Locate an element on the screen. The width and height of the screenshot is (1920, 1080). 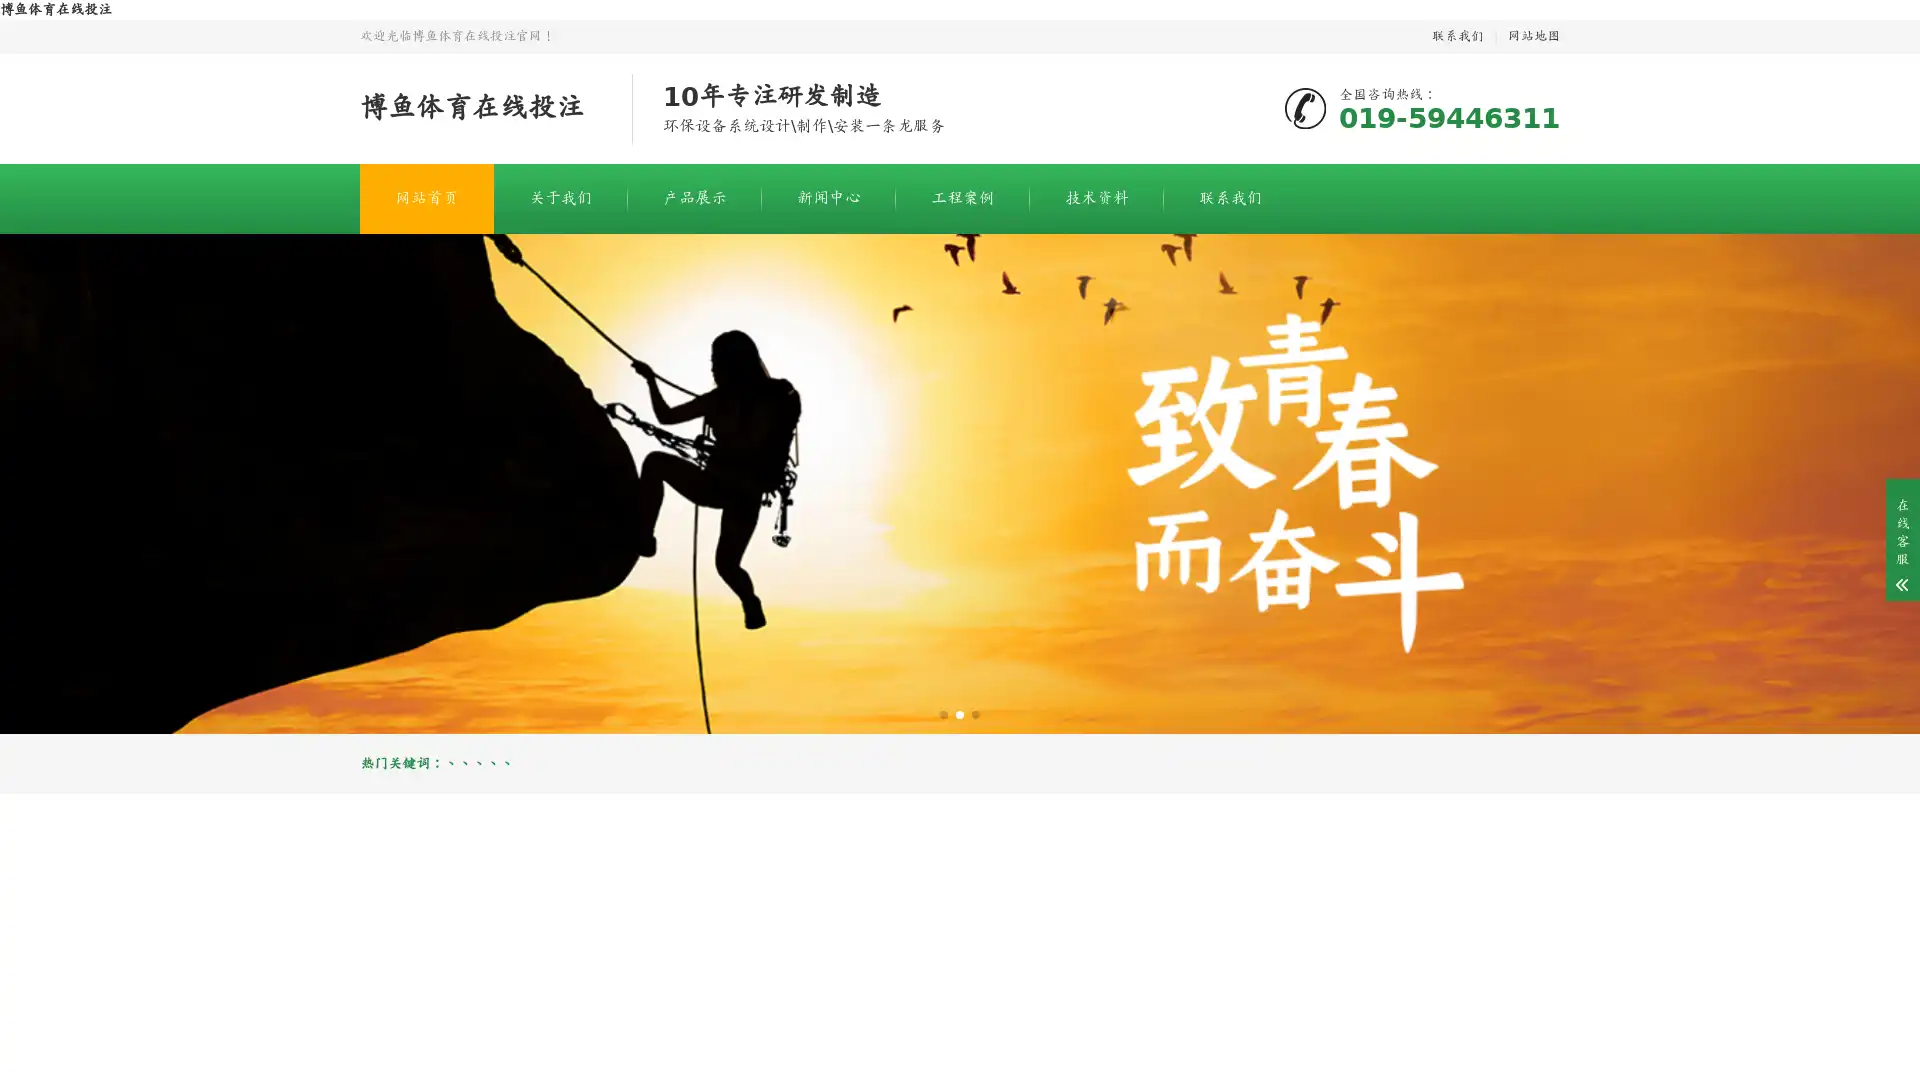
Go to slide 2 is located at coordinates (960, 713).